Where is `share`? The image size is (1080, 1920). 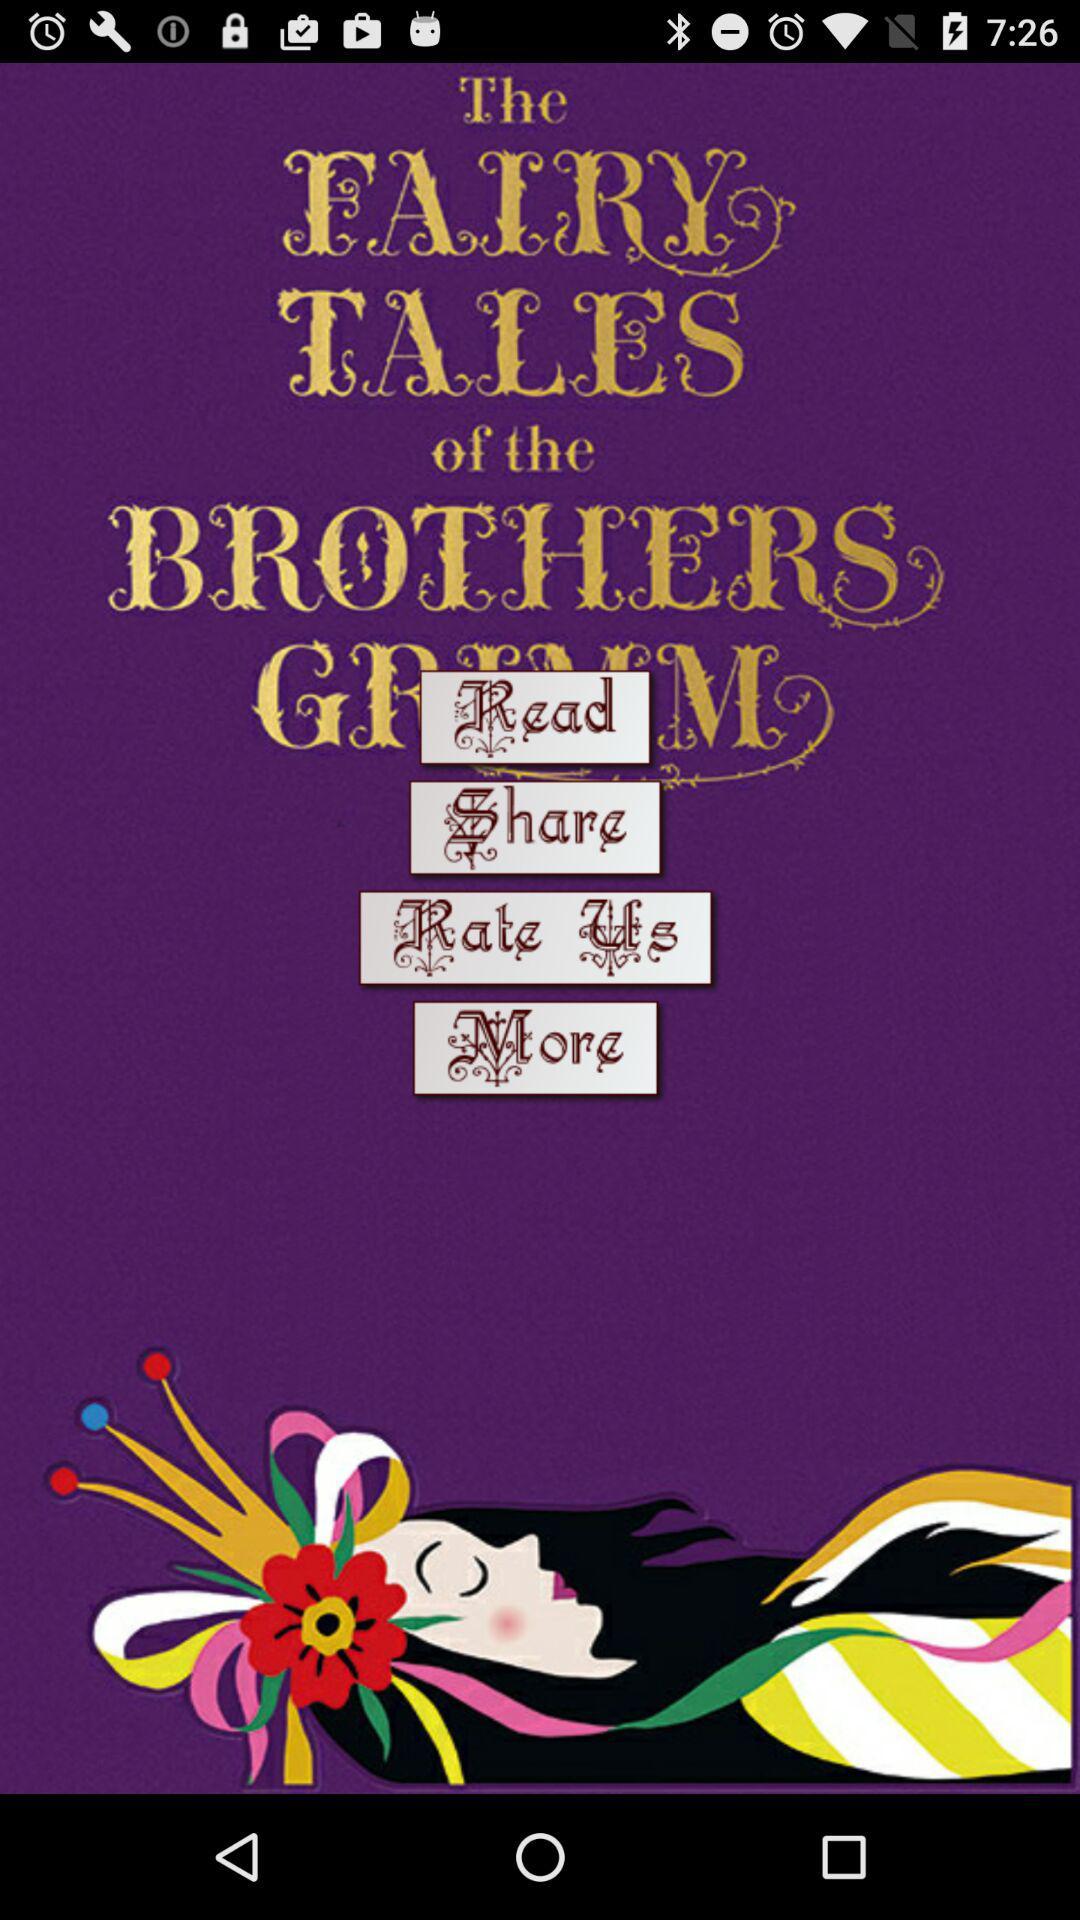
share is located at coordinates (538, 832).